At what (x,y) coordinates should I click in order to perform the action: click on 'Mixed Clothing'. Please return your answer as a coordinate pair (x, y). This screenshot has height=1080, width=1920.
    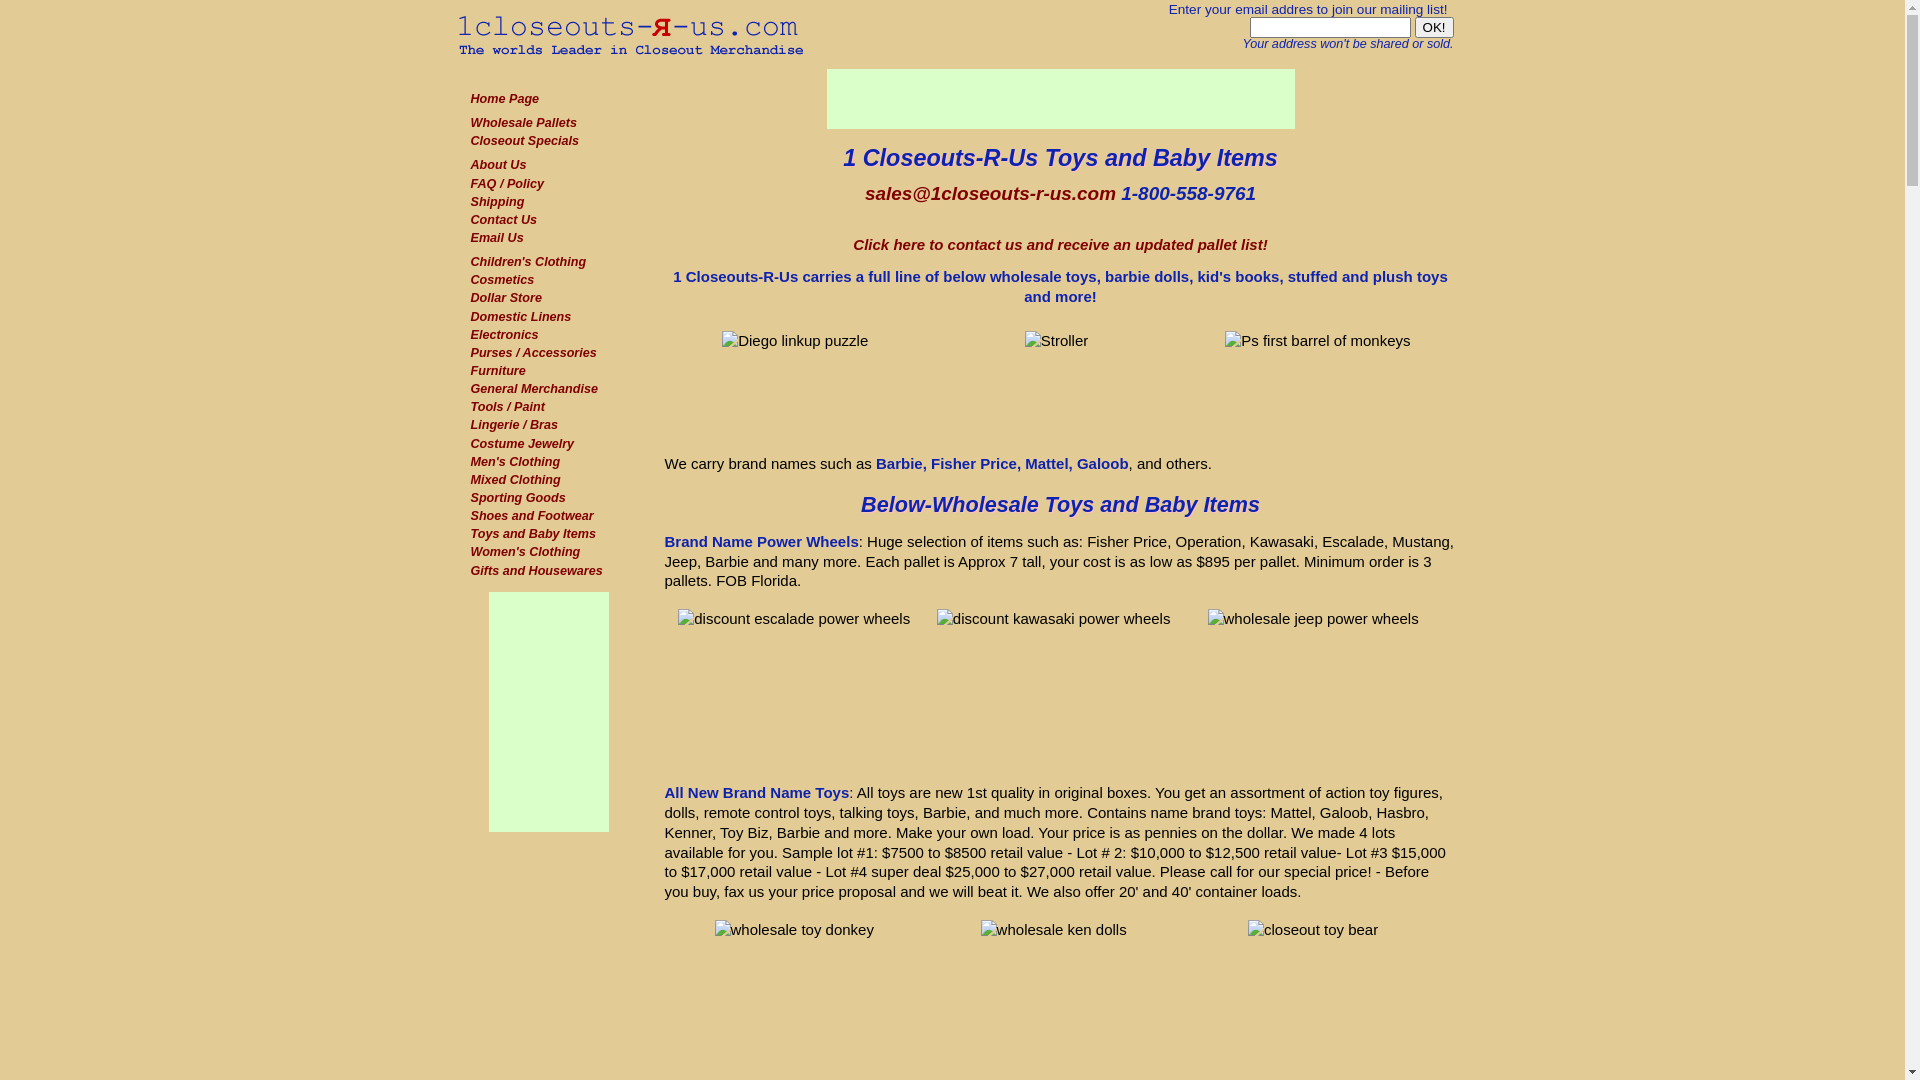
    Looking at the image, I should click on (469, 479).